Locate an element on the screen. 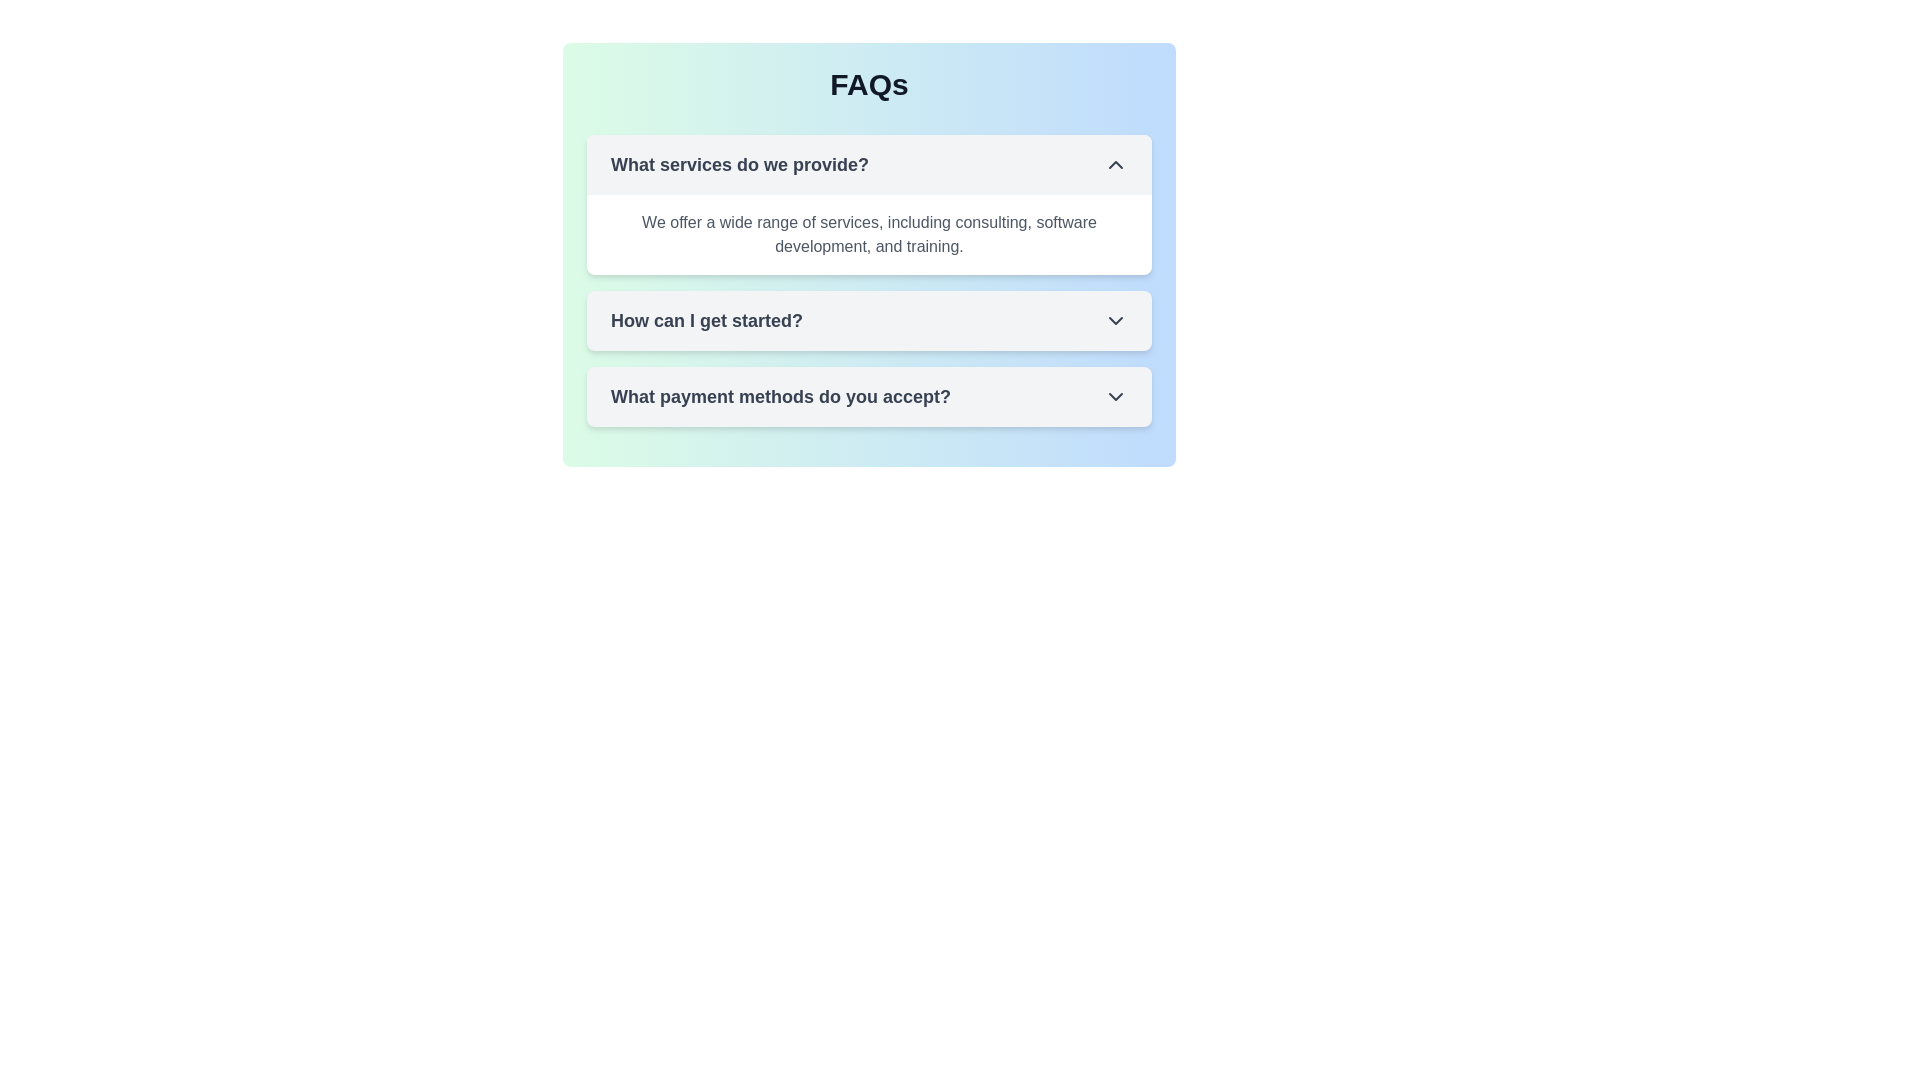 The width and height of the screenshot is (1920, 1080). the downward-pointing chevron icon located towards the right edge of the text section labeled 'What payment methods do you accept?' is located at coordinates (1115, 397).